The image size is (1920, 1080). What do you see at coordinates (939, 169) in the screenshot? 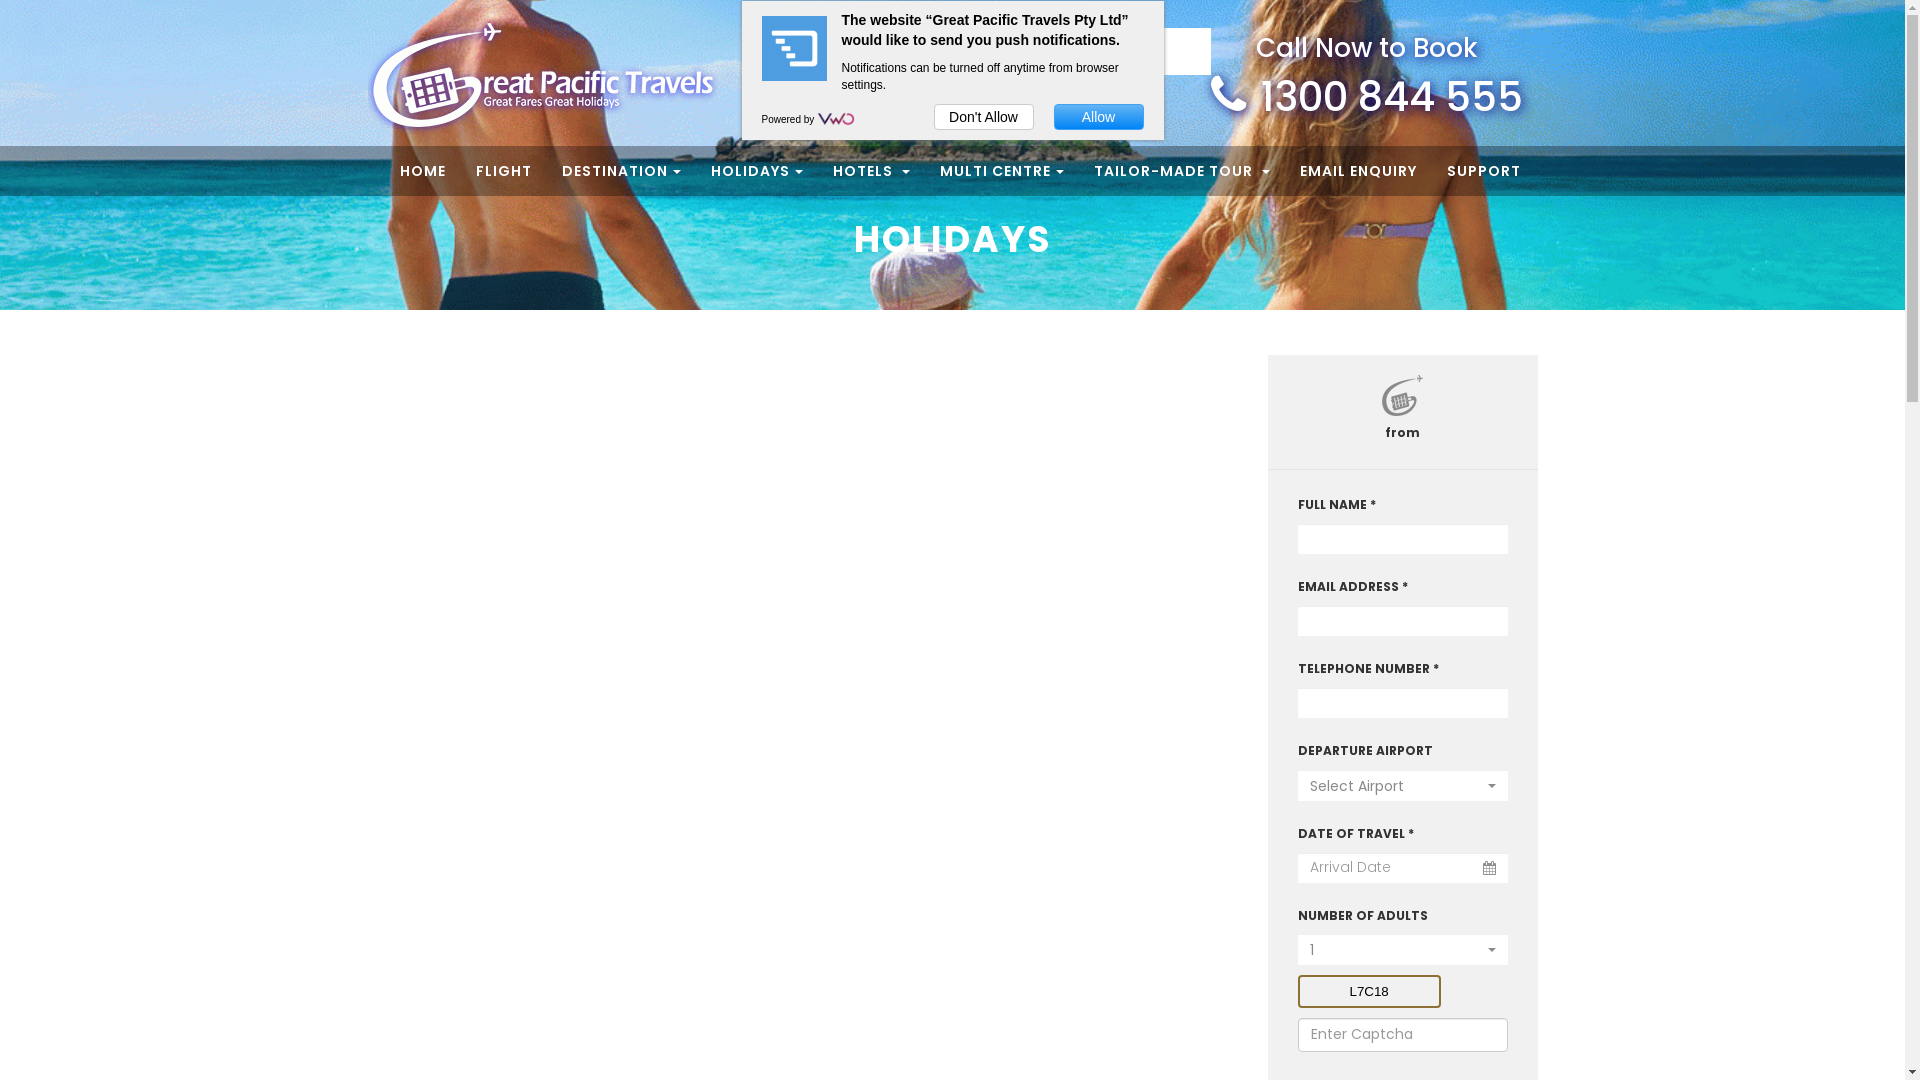
I see `'MULTI CENTRE'` at bounding box center [939, 169].